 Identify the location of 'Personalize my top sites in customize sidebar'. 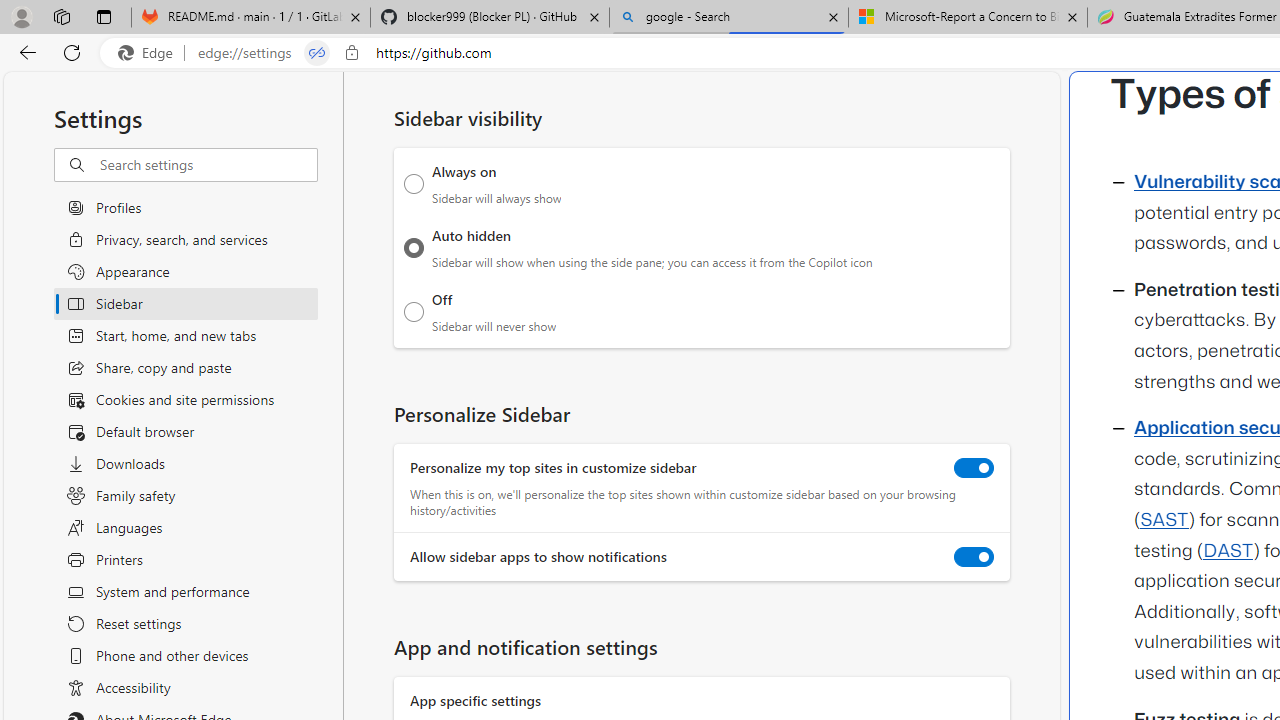
(974, 468).